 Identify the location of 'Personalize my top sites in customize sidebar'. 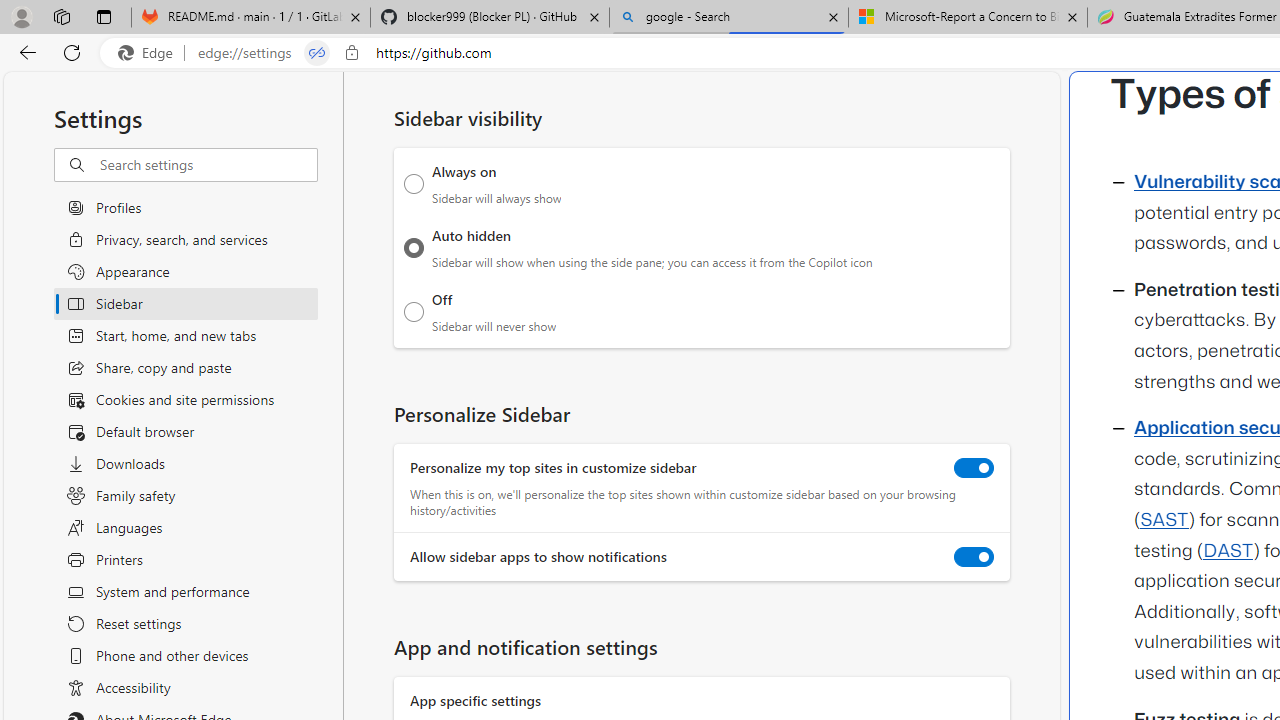
(974, 468).